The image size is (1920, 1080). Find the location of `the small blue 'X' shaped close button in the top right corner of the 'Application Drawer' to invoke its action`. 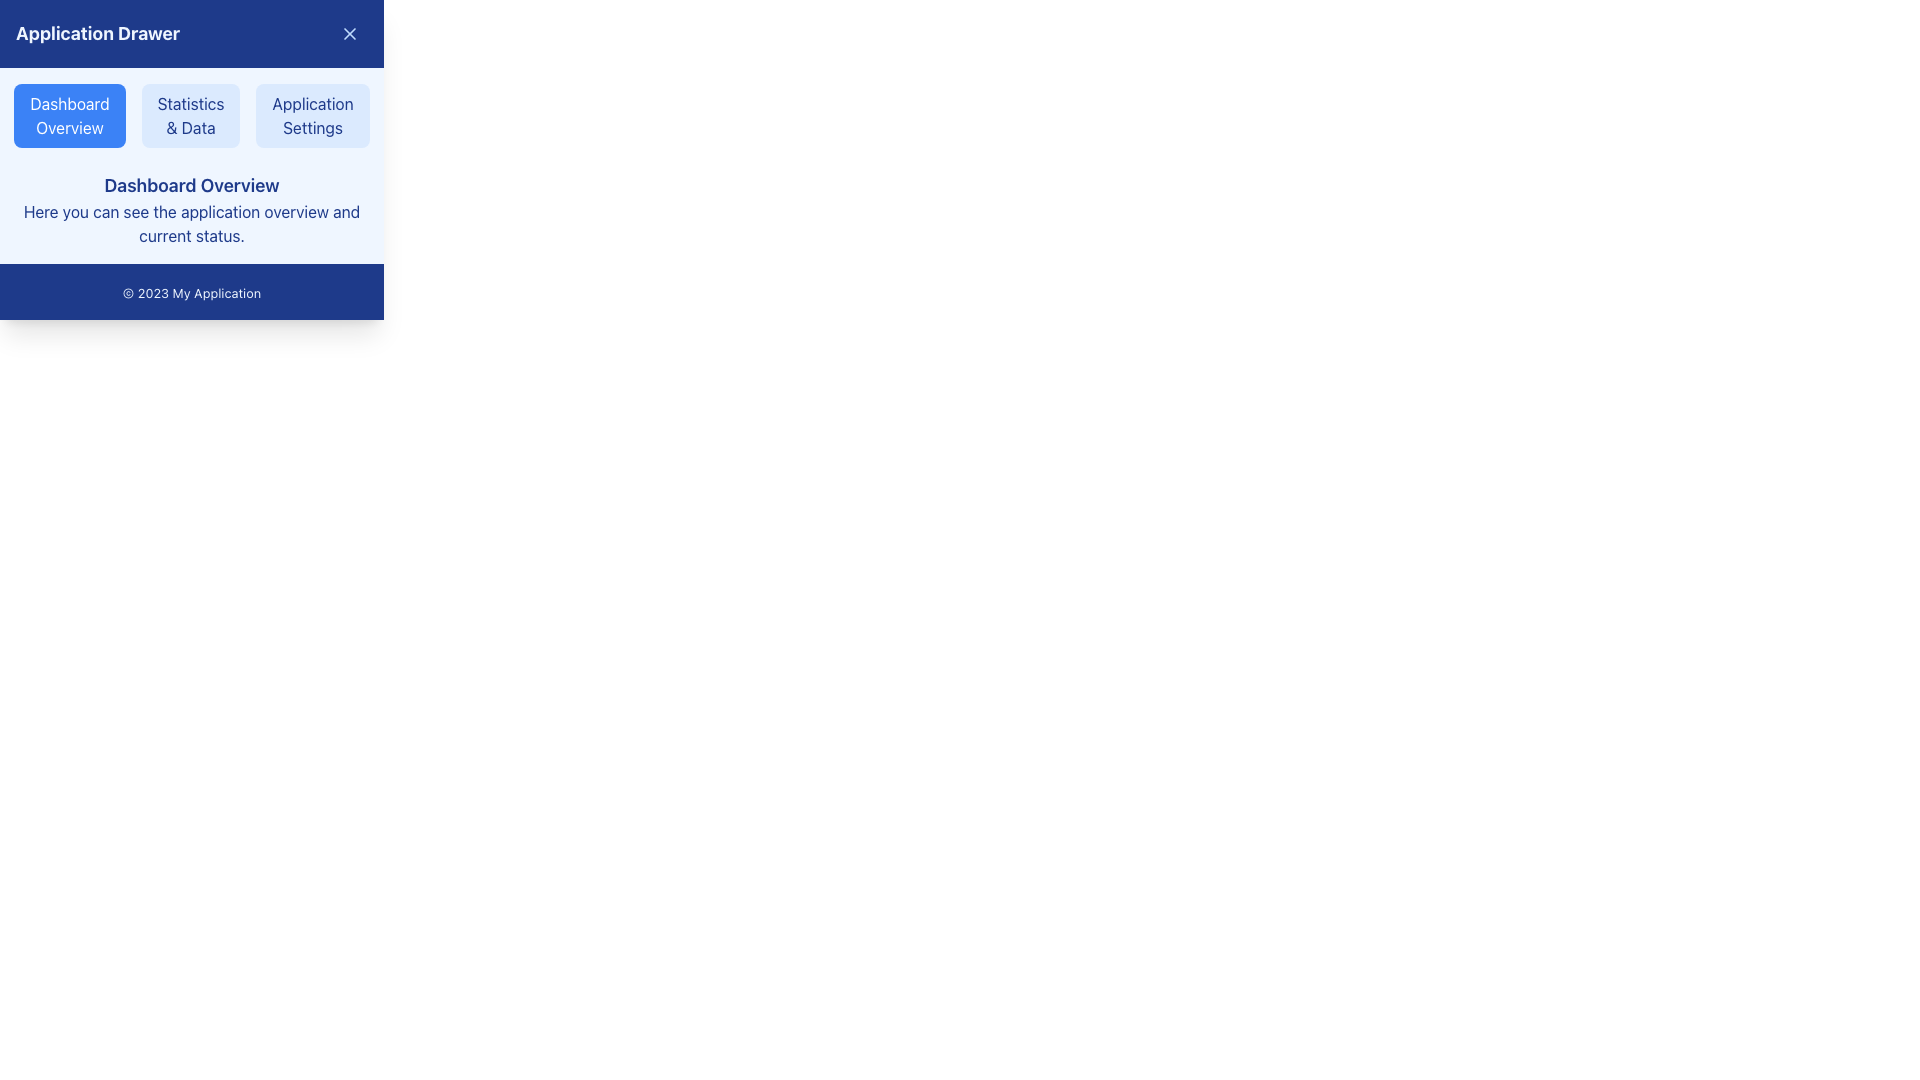

the small blue 'X' shaped close button in the top right corner of the 'Application Drawer' to invoke its action is located at coordinates (350, 34).